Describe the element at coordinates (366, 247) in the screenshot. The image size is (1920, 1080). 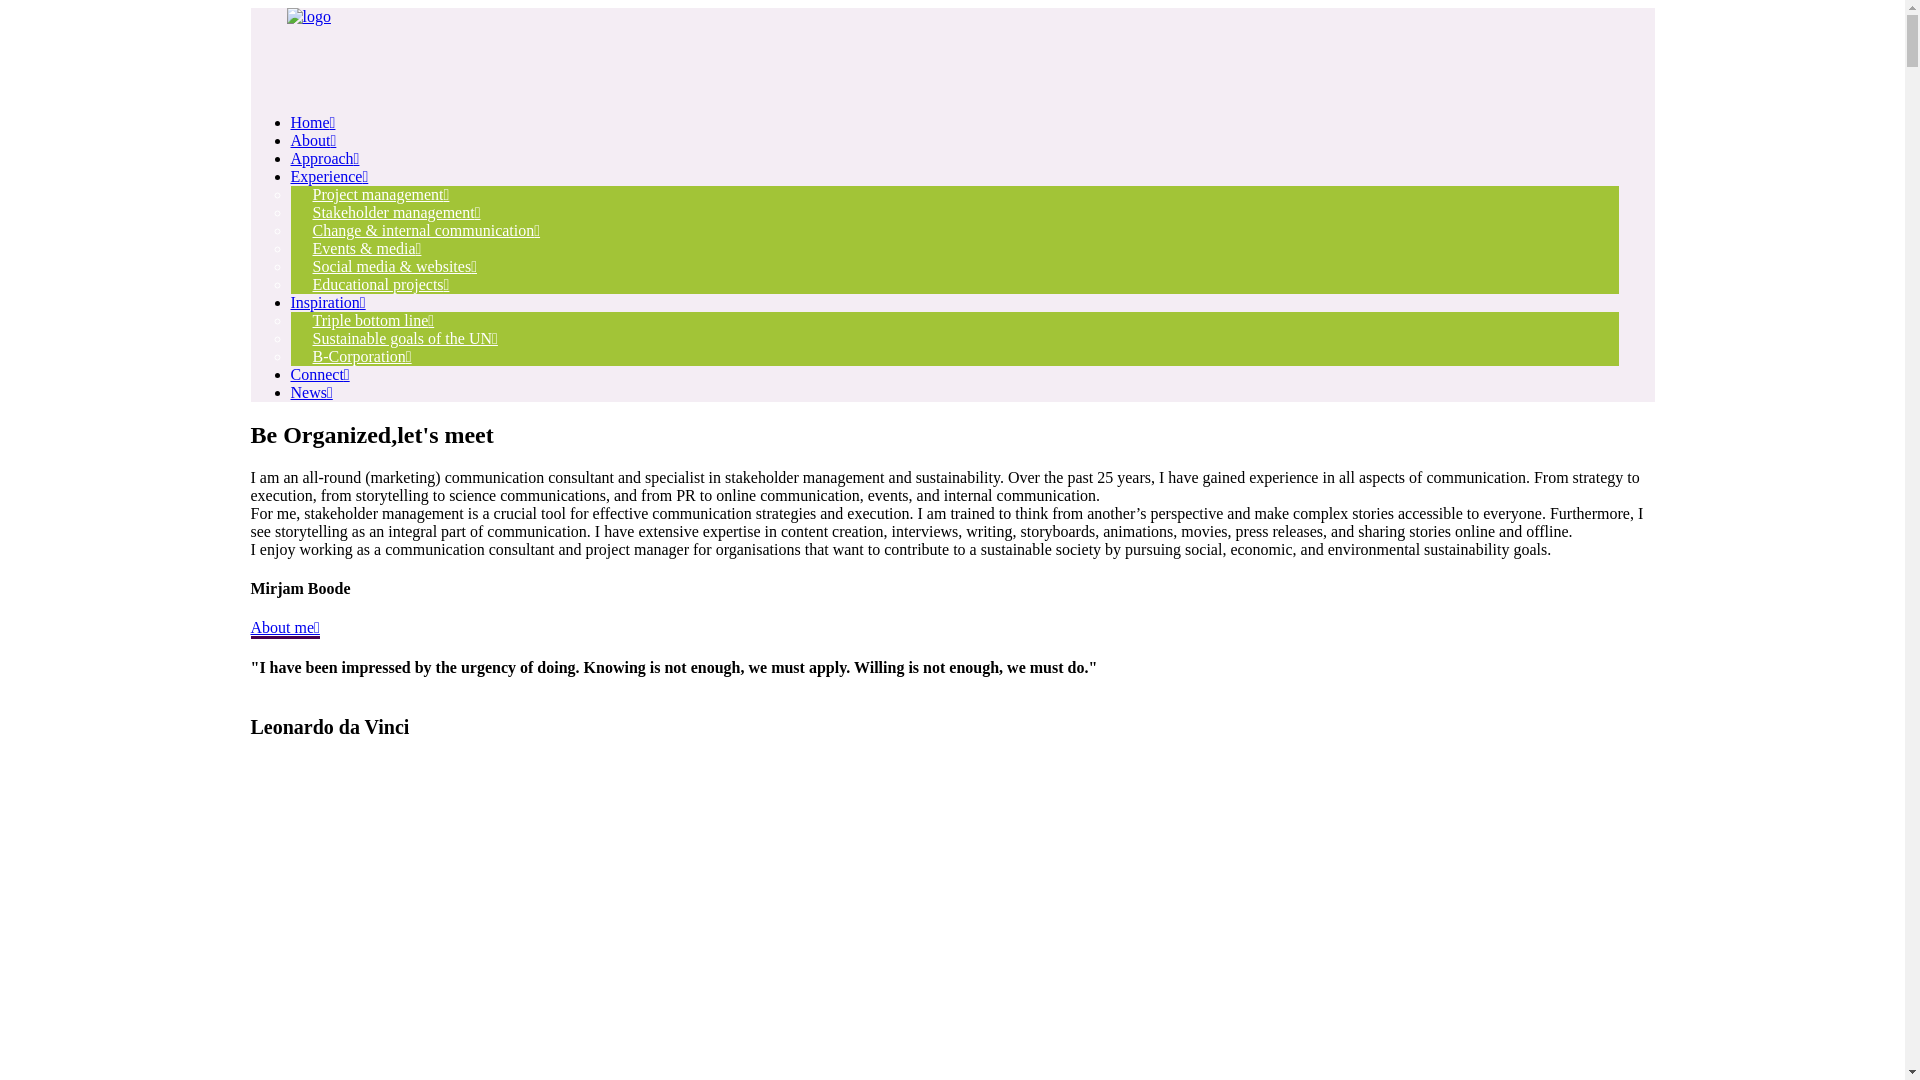
I see `'Events & media'` at that location.